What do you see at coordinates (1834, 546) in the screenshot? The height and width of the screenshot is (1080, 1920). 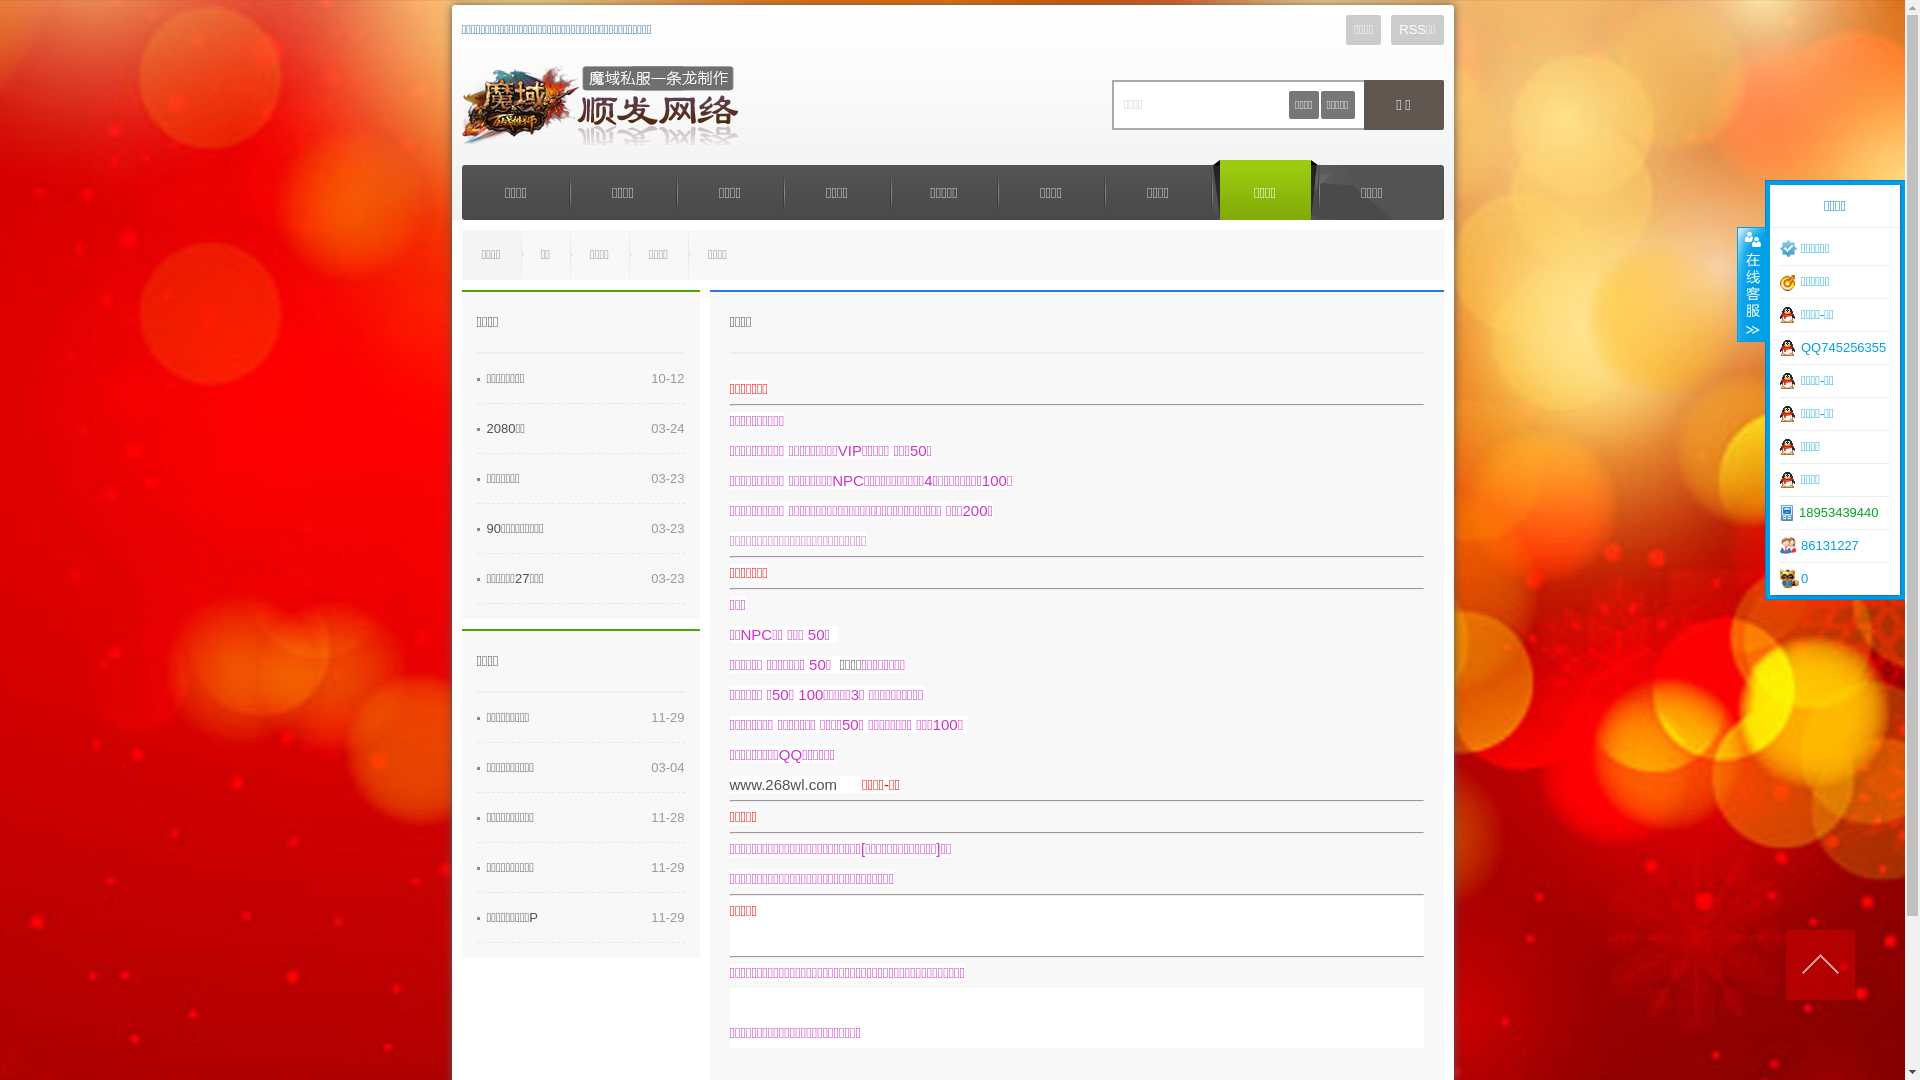 I see `'86131227'` at bounding box center [1834, 546].